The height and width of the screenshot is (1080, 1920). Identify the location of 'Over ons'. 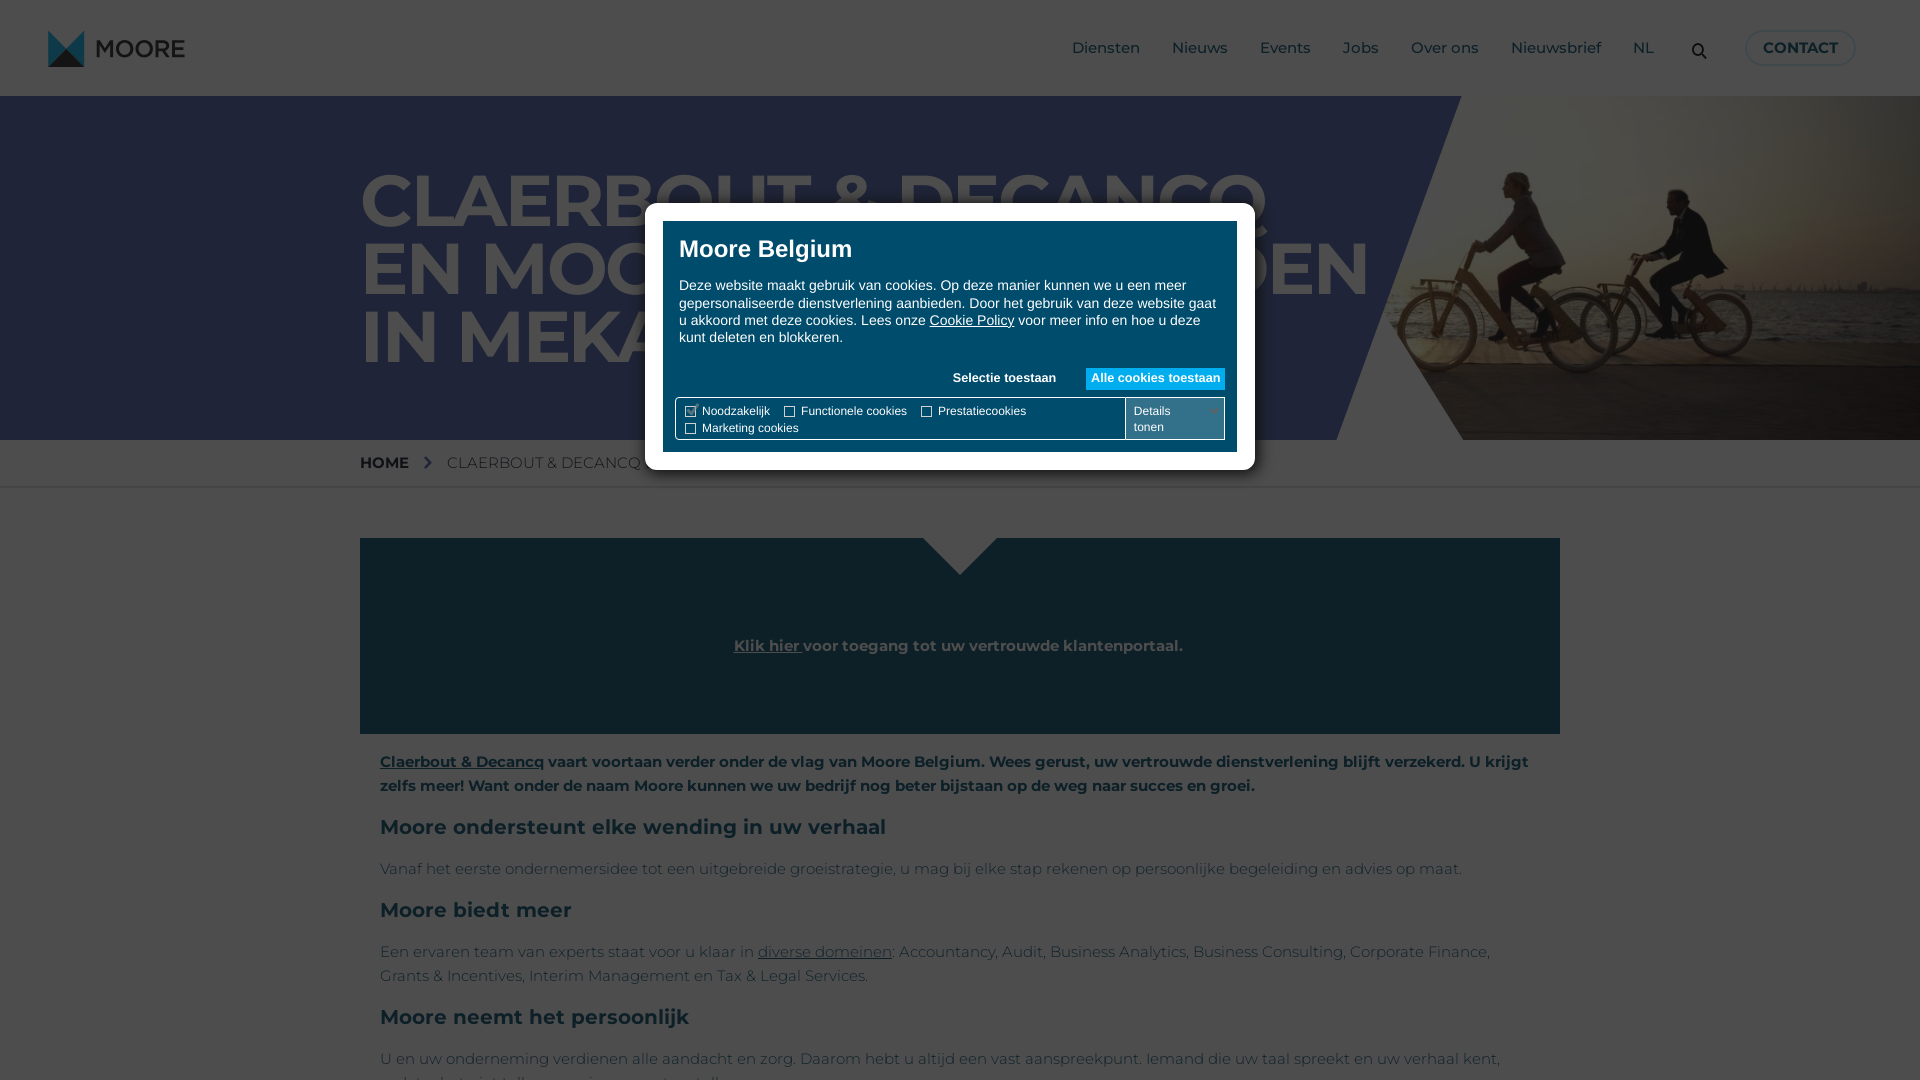
(1410, 46).